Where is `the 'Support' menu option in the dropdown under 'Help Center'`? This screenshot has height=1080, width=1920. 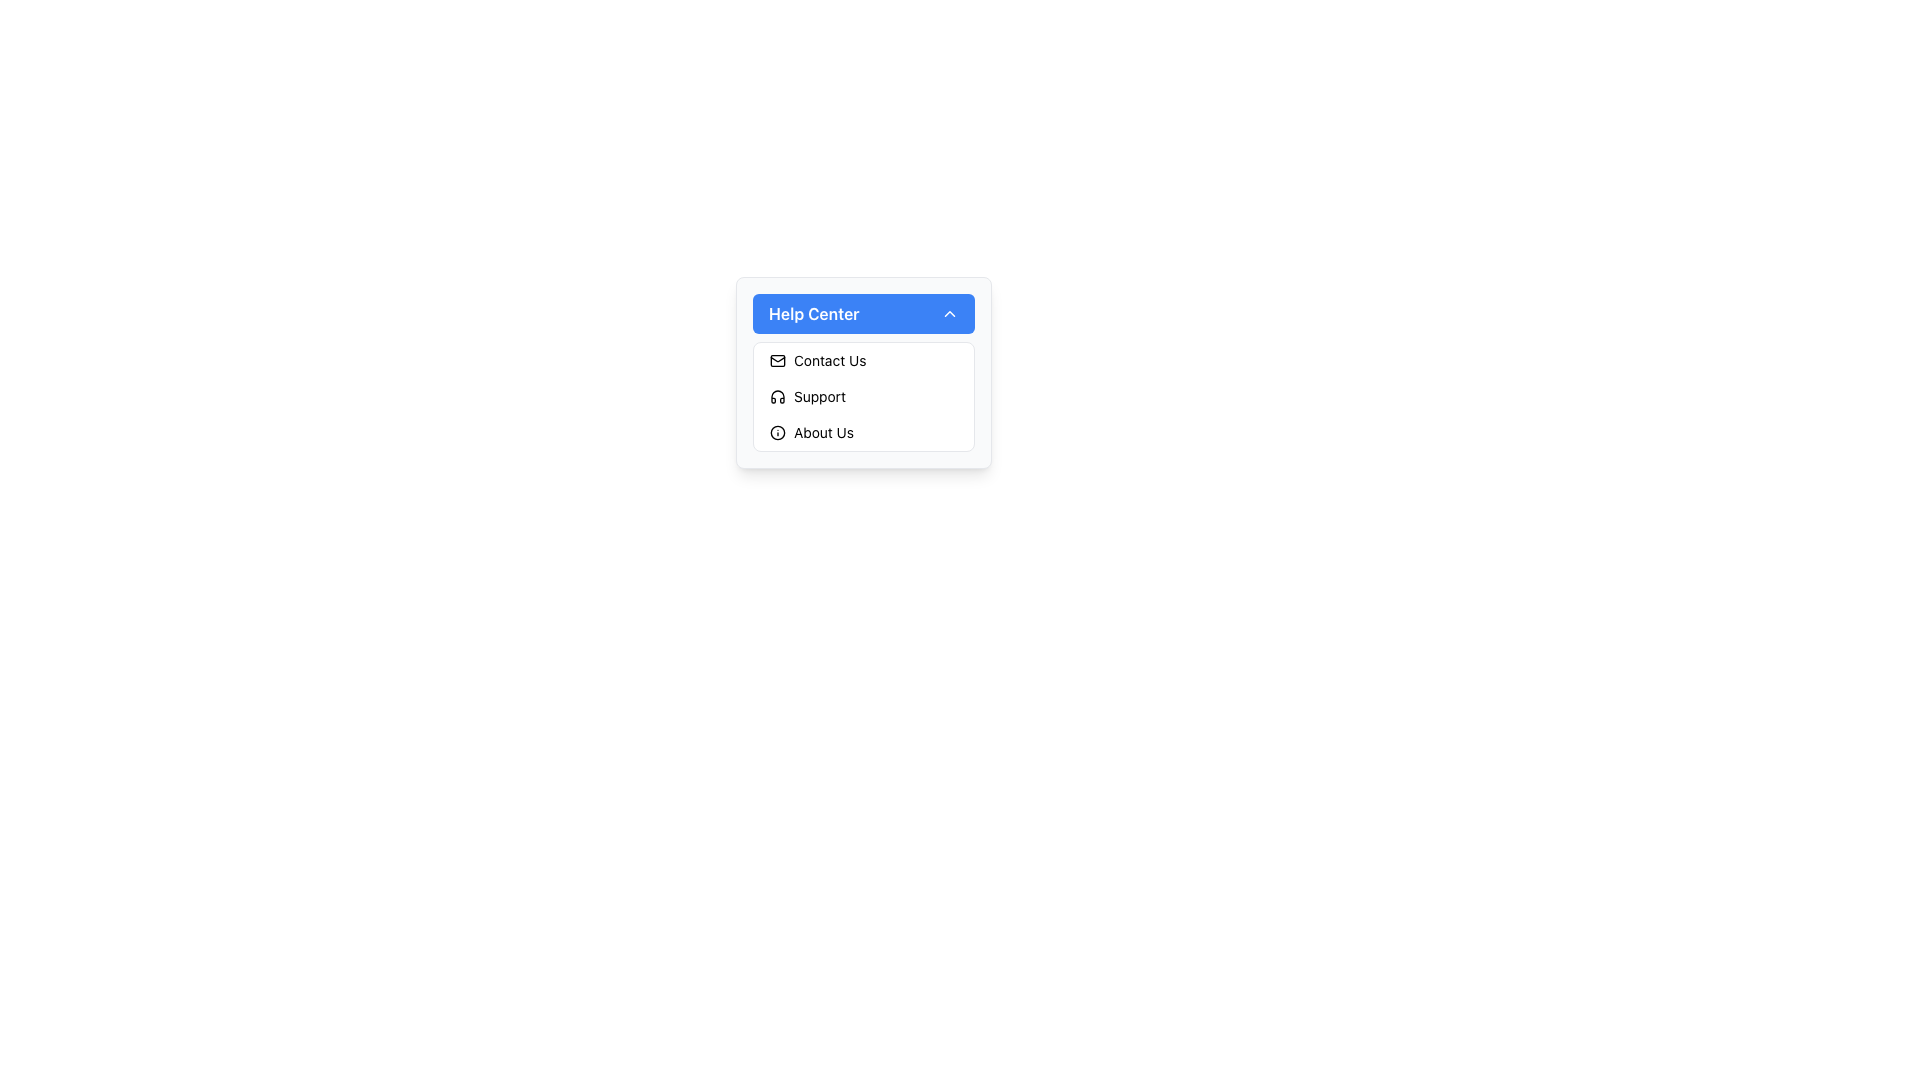 the 'Support' menu option in the dropdown under 'Help Center' is located at coordinates (864, 397).